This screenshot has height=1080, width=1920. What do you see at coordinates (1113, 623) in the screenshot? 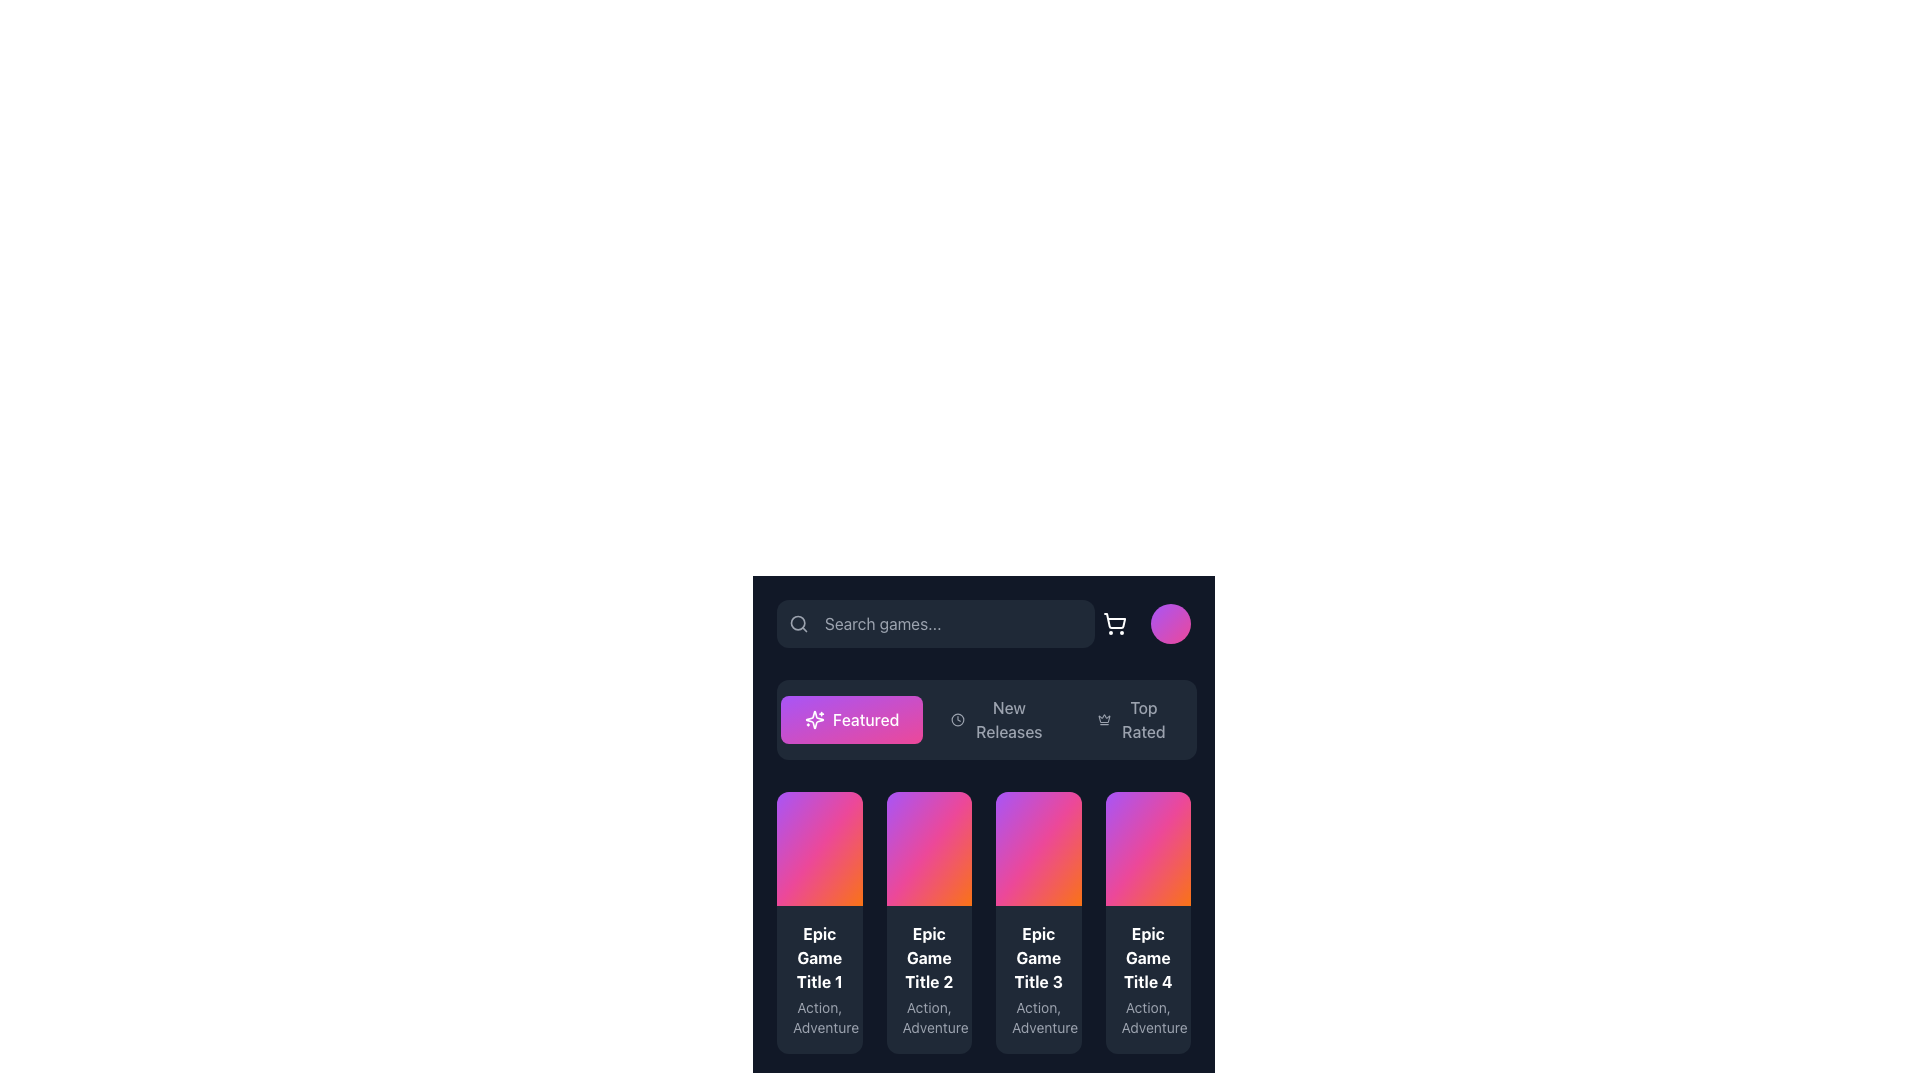
I see `the shopping cart icon with a thin, white outline against a dark blue background` at bounding box center [1113, 623].